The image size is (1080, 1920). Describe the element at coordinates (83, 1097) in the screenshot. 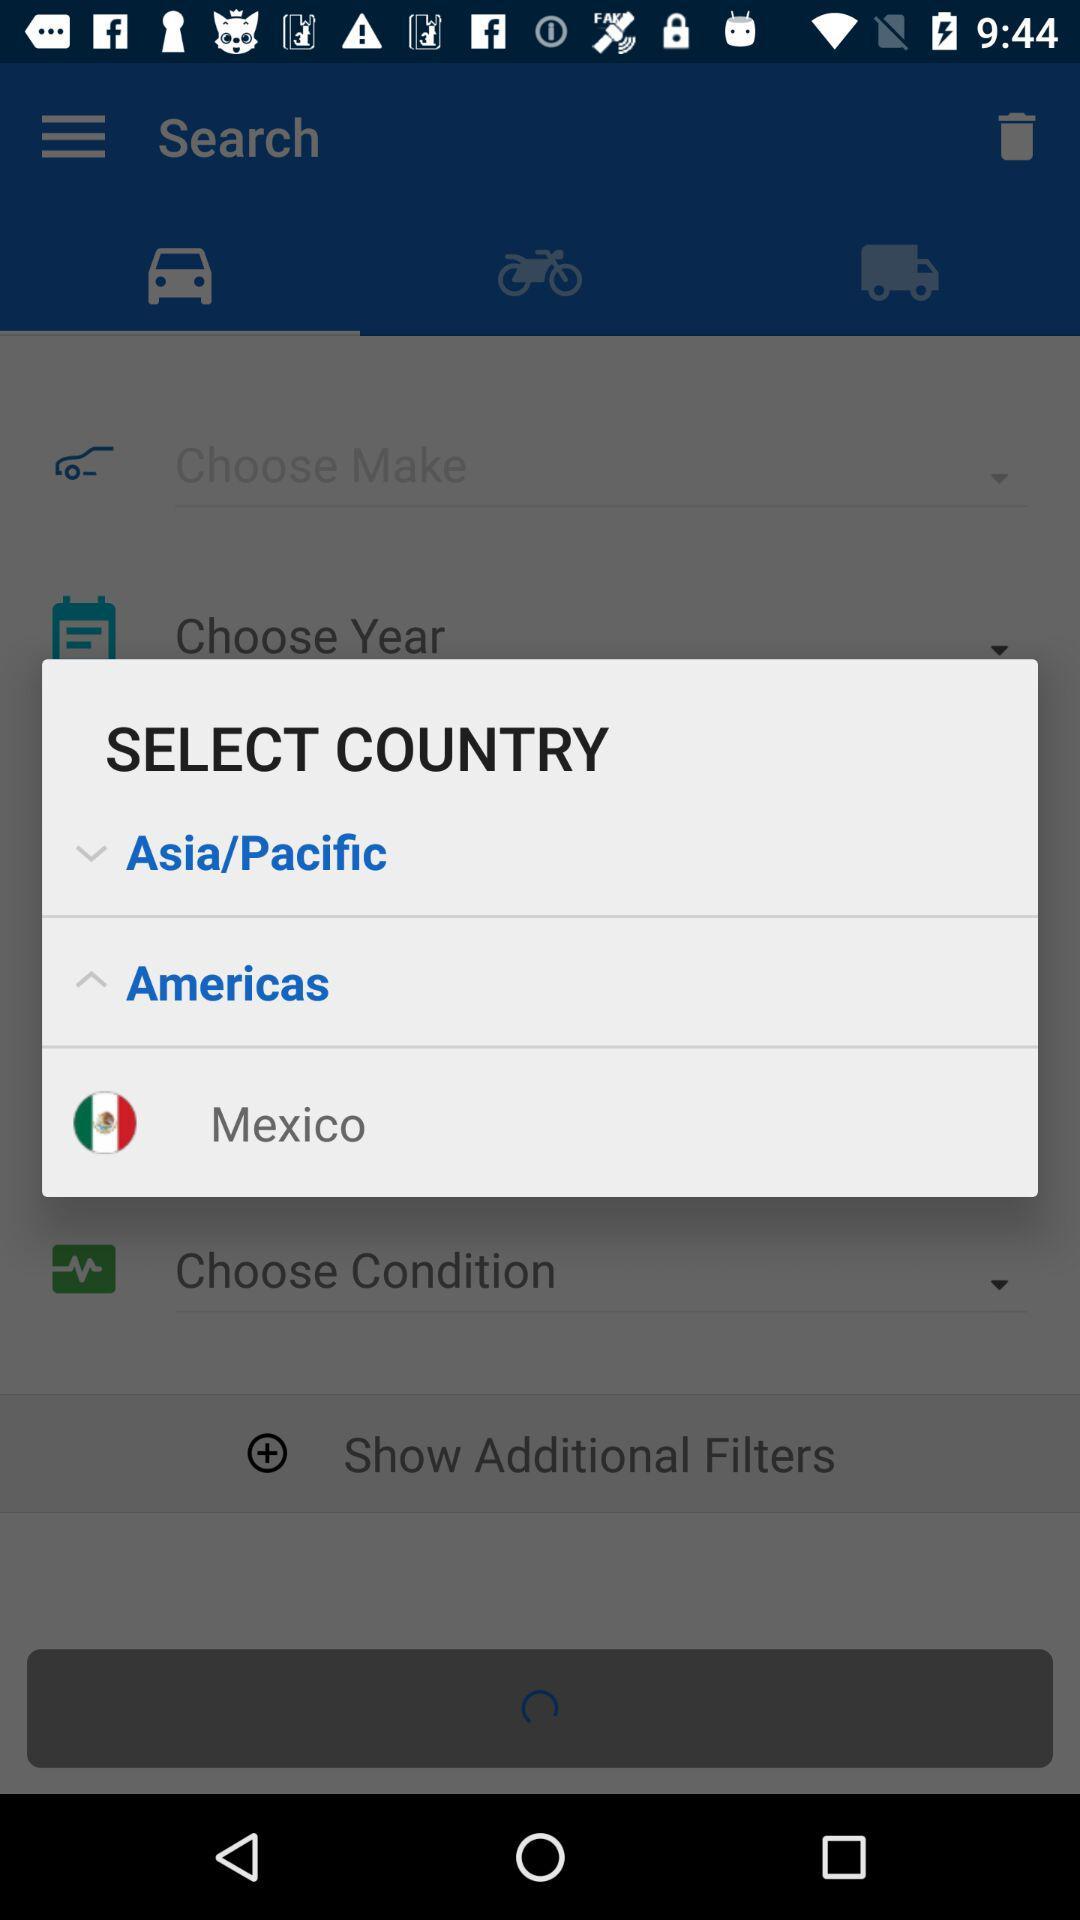

I see `the flag which is beside mexico` at that location.